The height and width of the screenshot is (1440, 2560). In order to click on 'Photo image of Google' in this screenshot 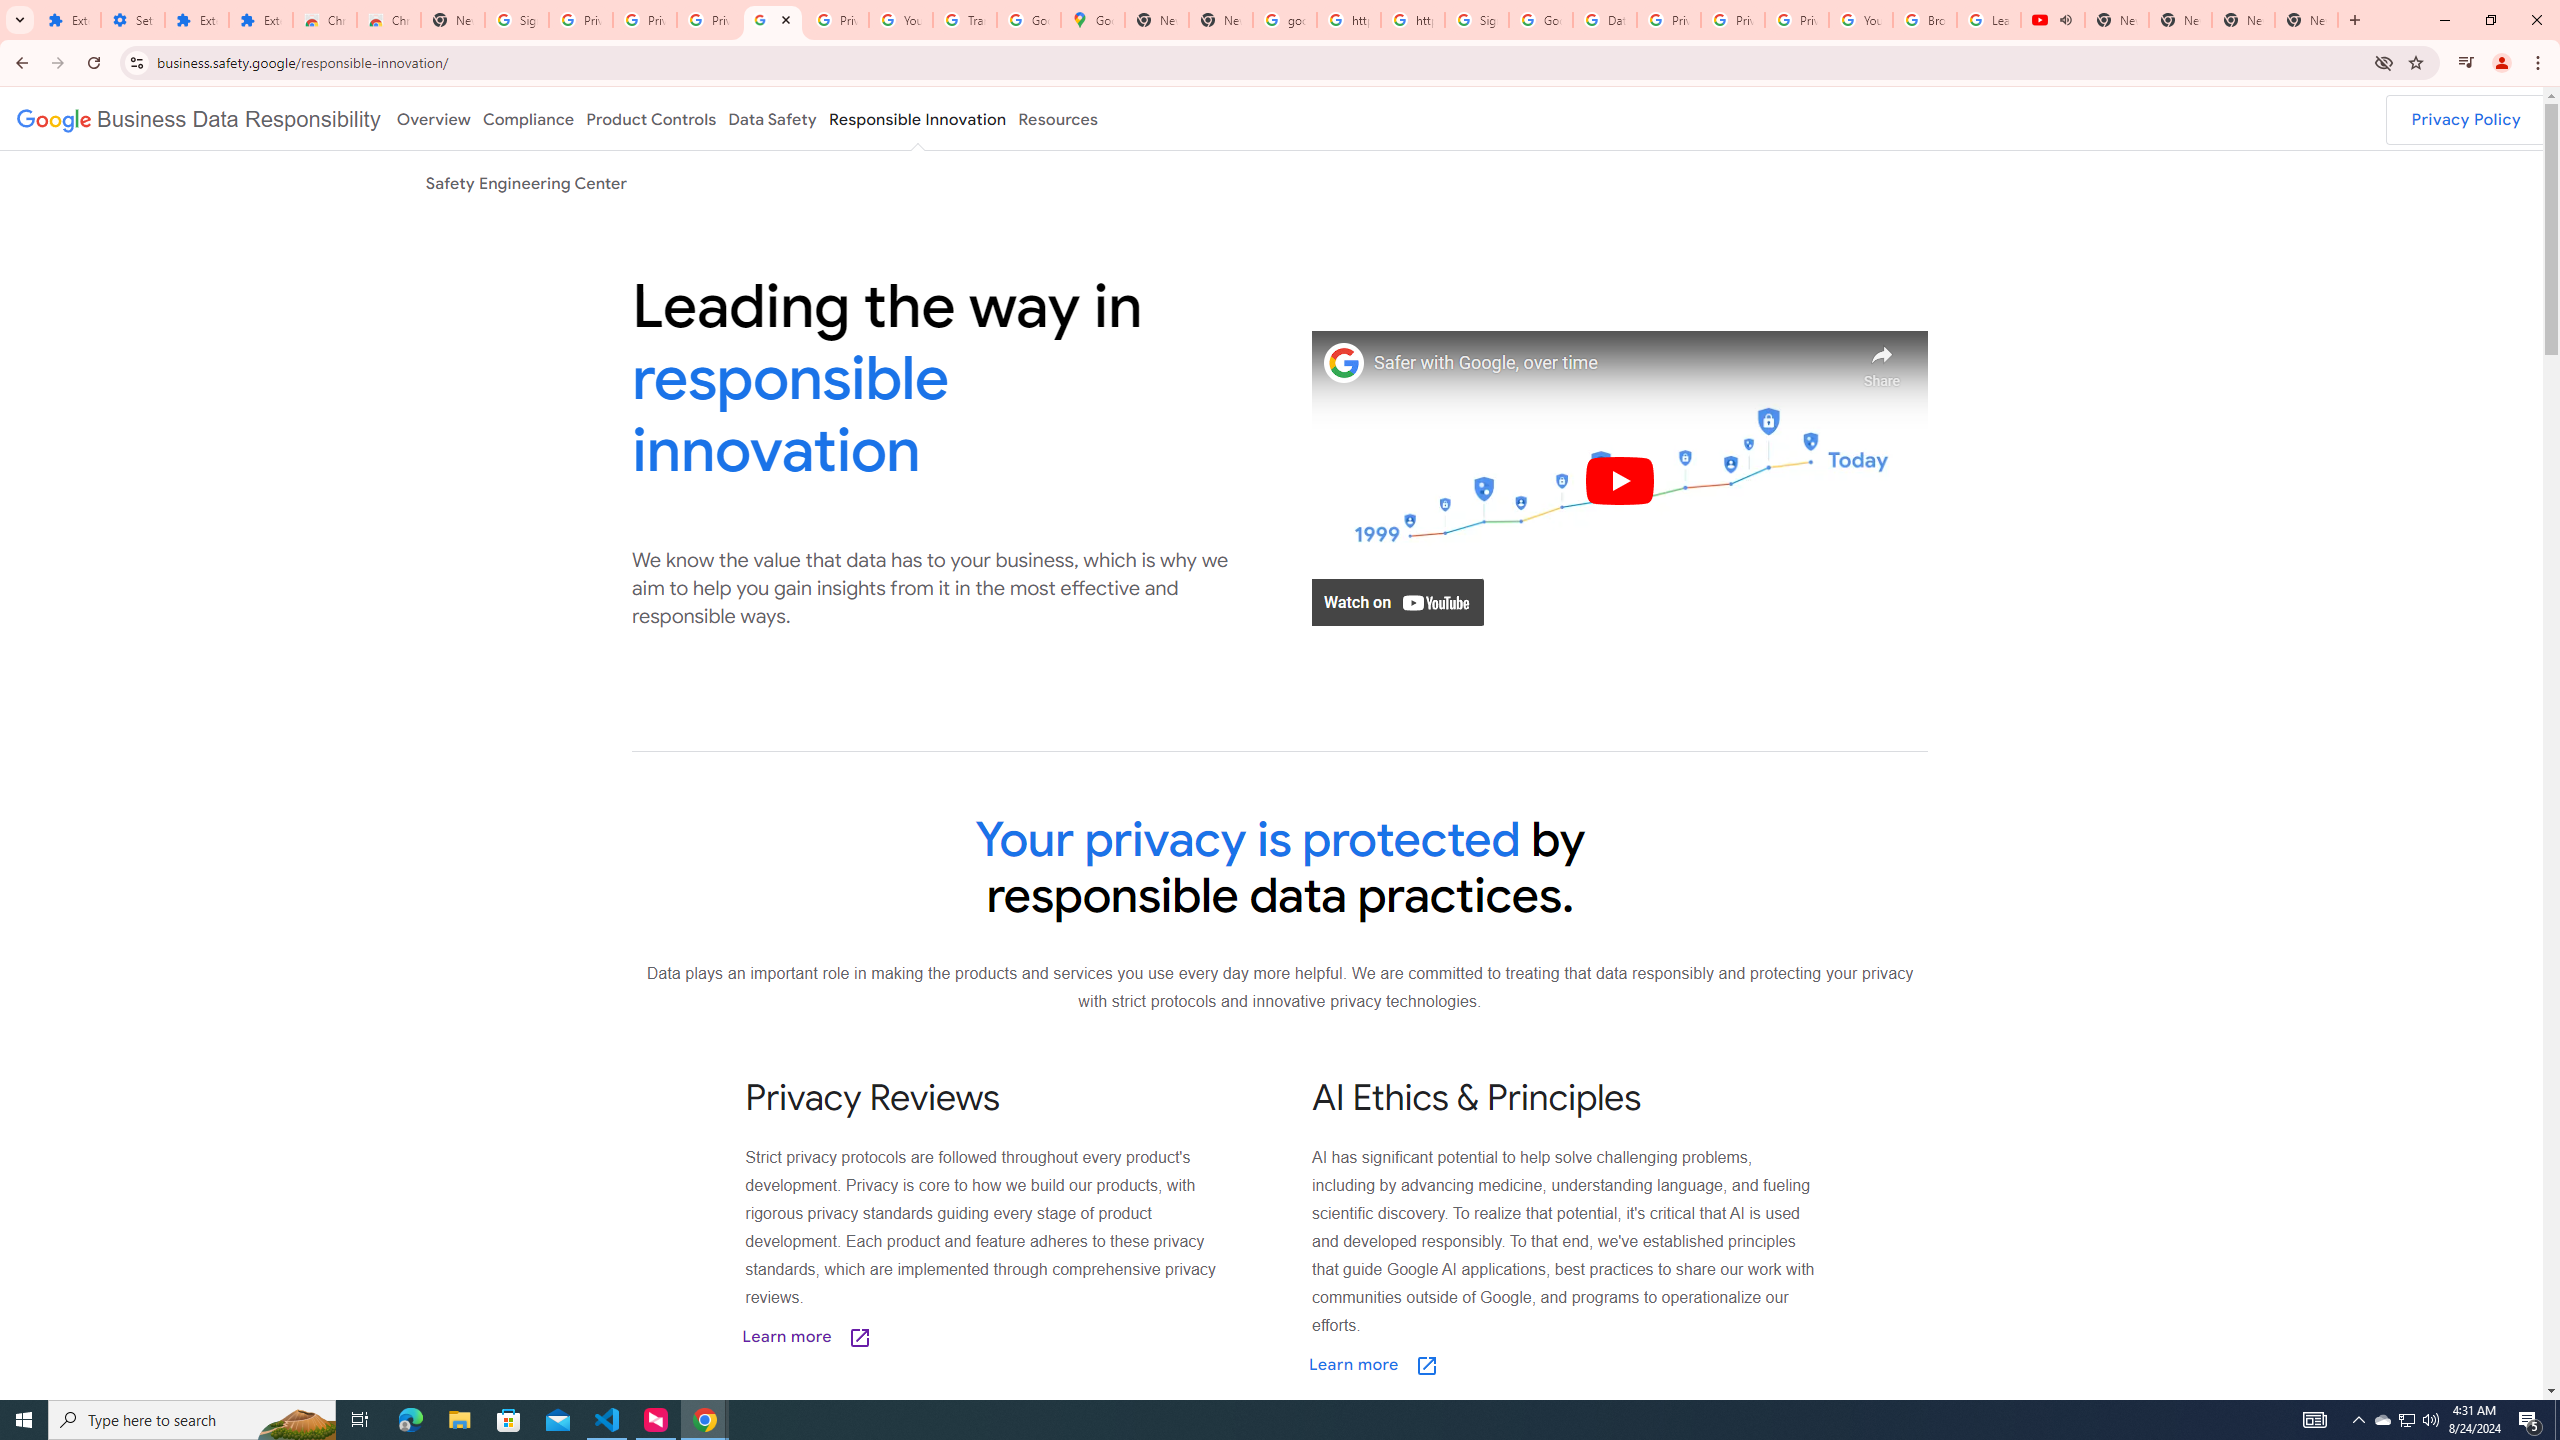, I will do `click(1344, 361)`.